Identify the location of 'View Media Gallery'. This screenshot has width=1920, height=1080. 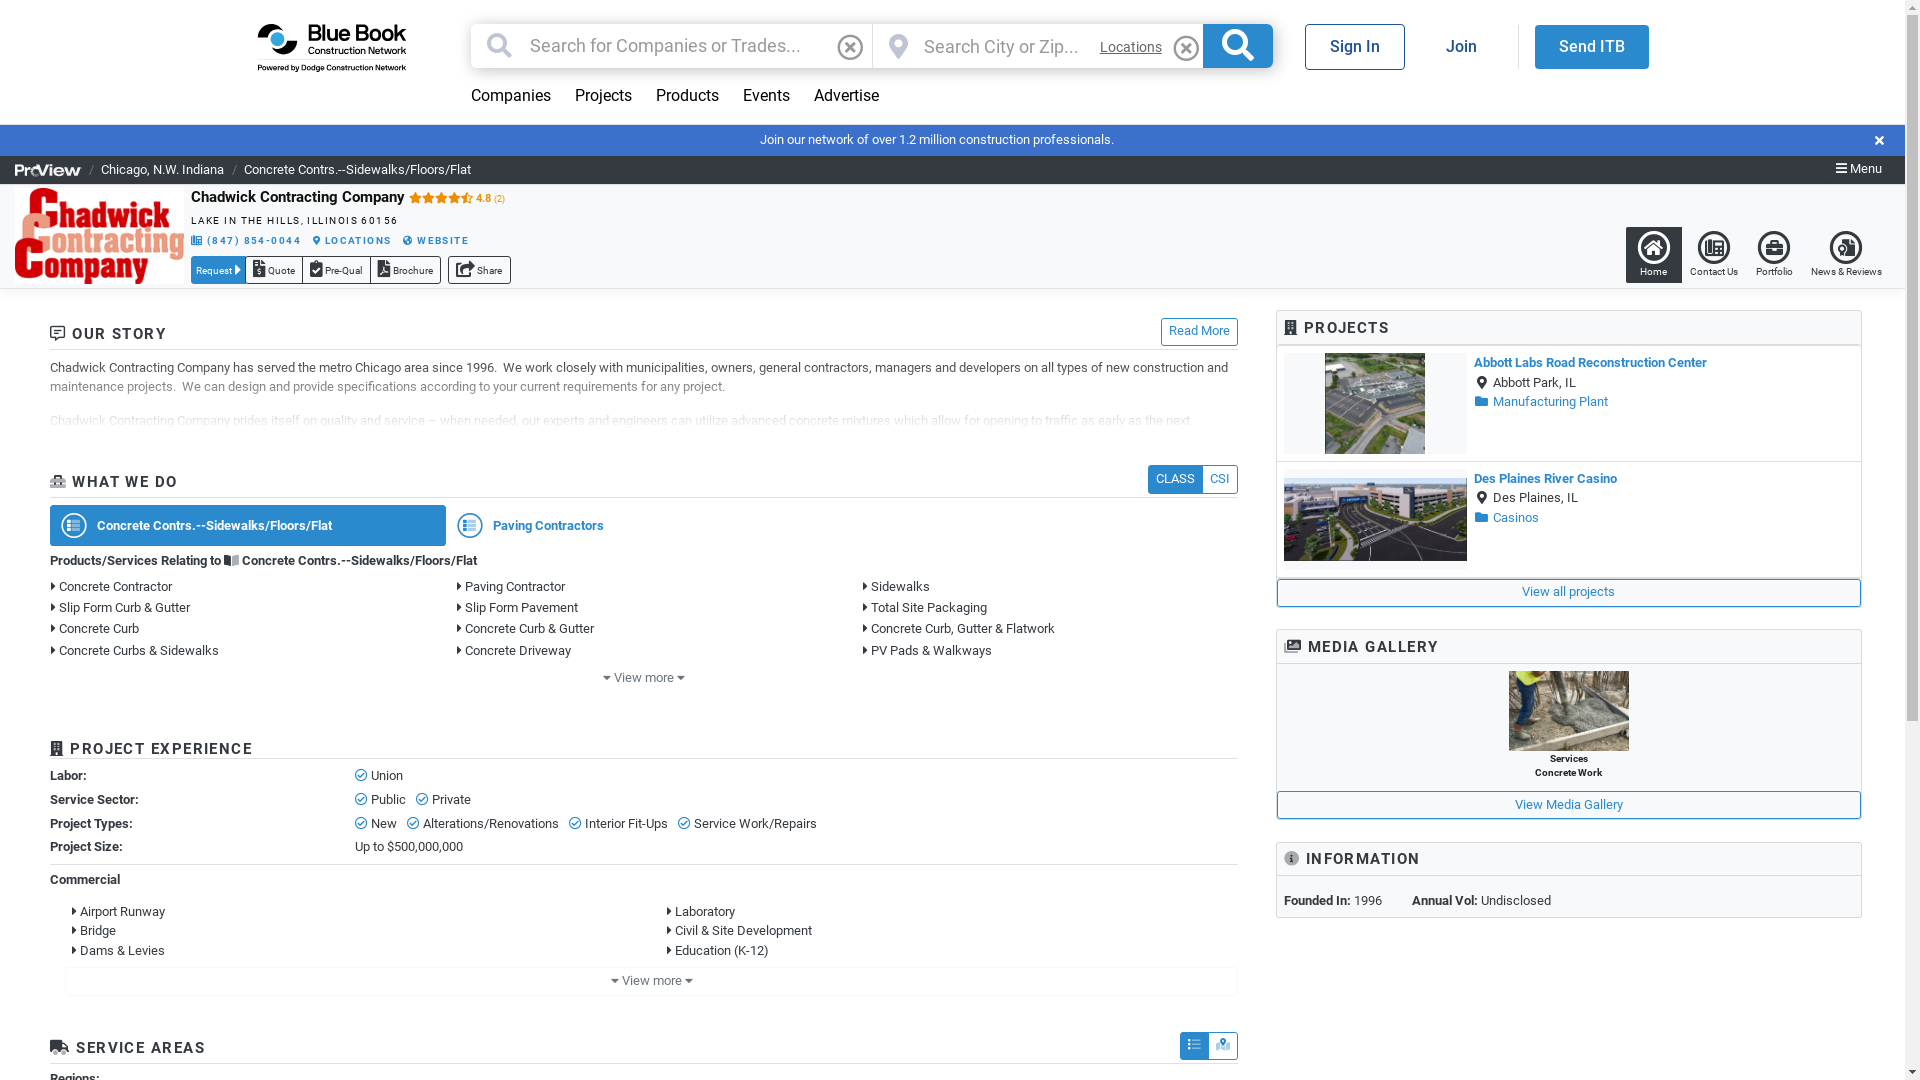
(1568, 804).